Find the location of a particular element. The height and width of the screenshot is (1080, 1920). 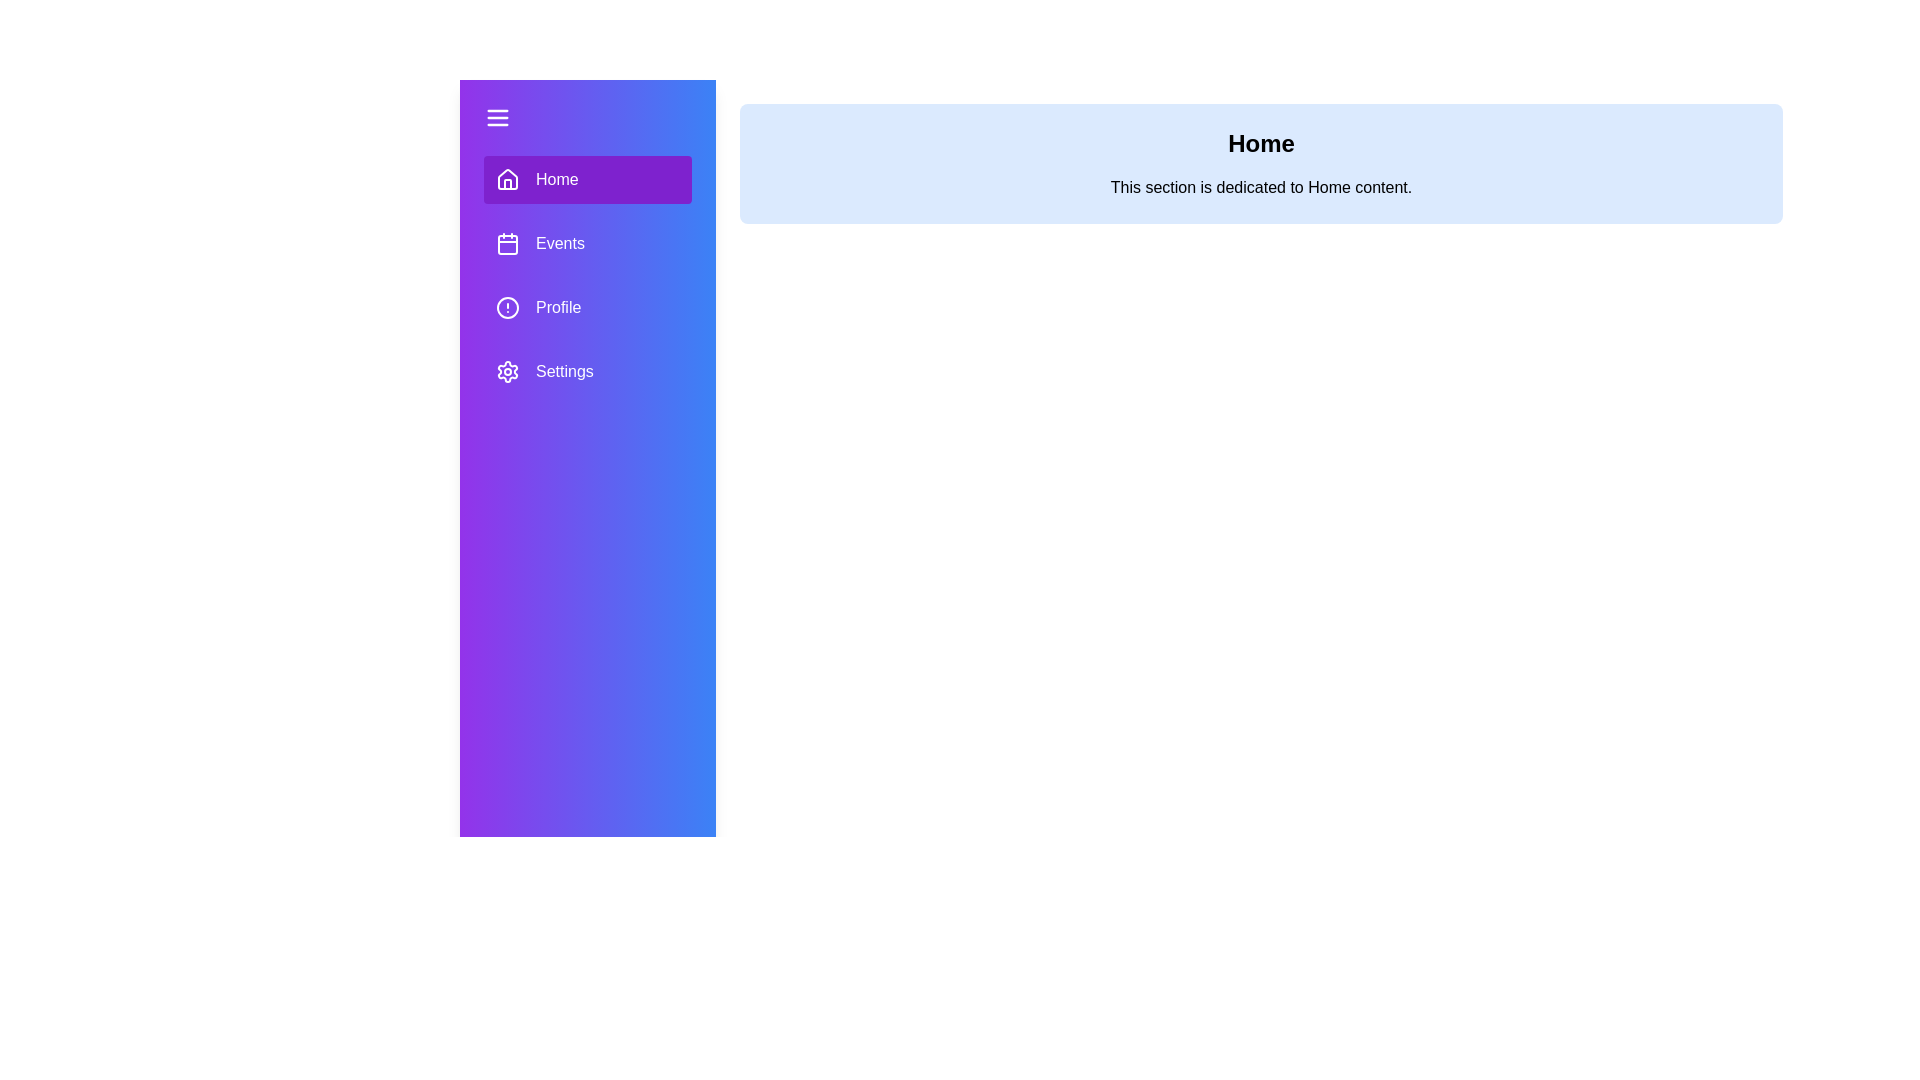

the 'Settings' icon in the sidebar menu for interactions by moving the cursor to its location is located at coordinates (508, 371).